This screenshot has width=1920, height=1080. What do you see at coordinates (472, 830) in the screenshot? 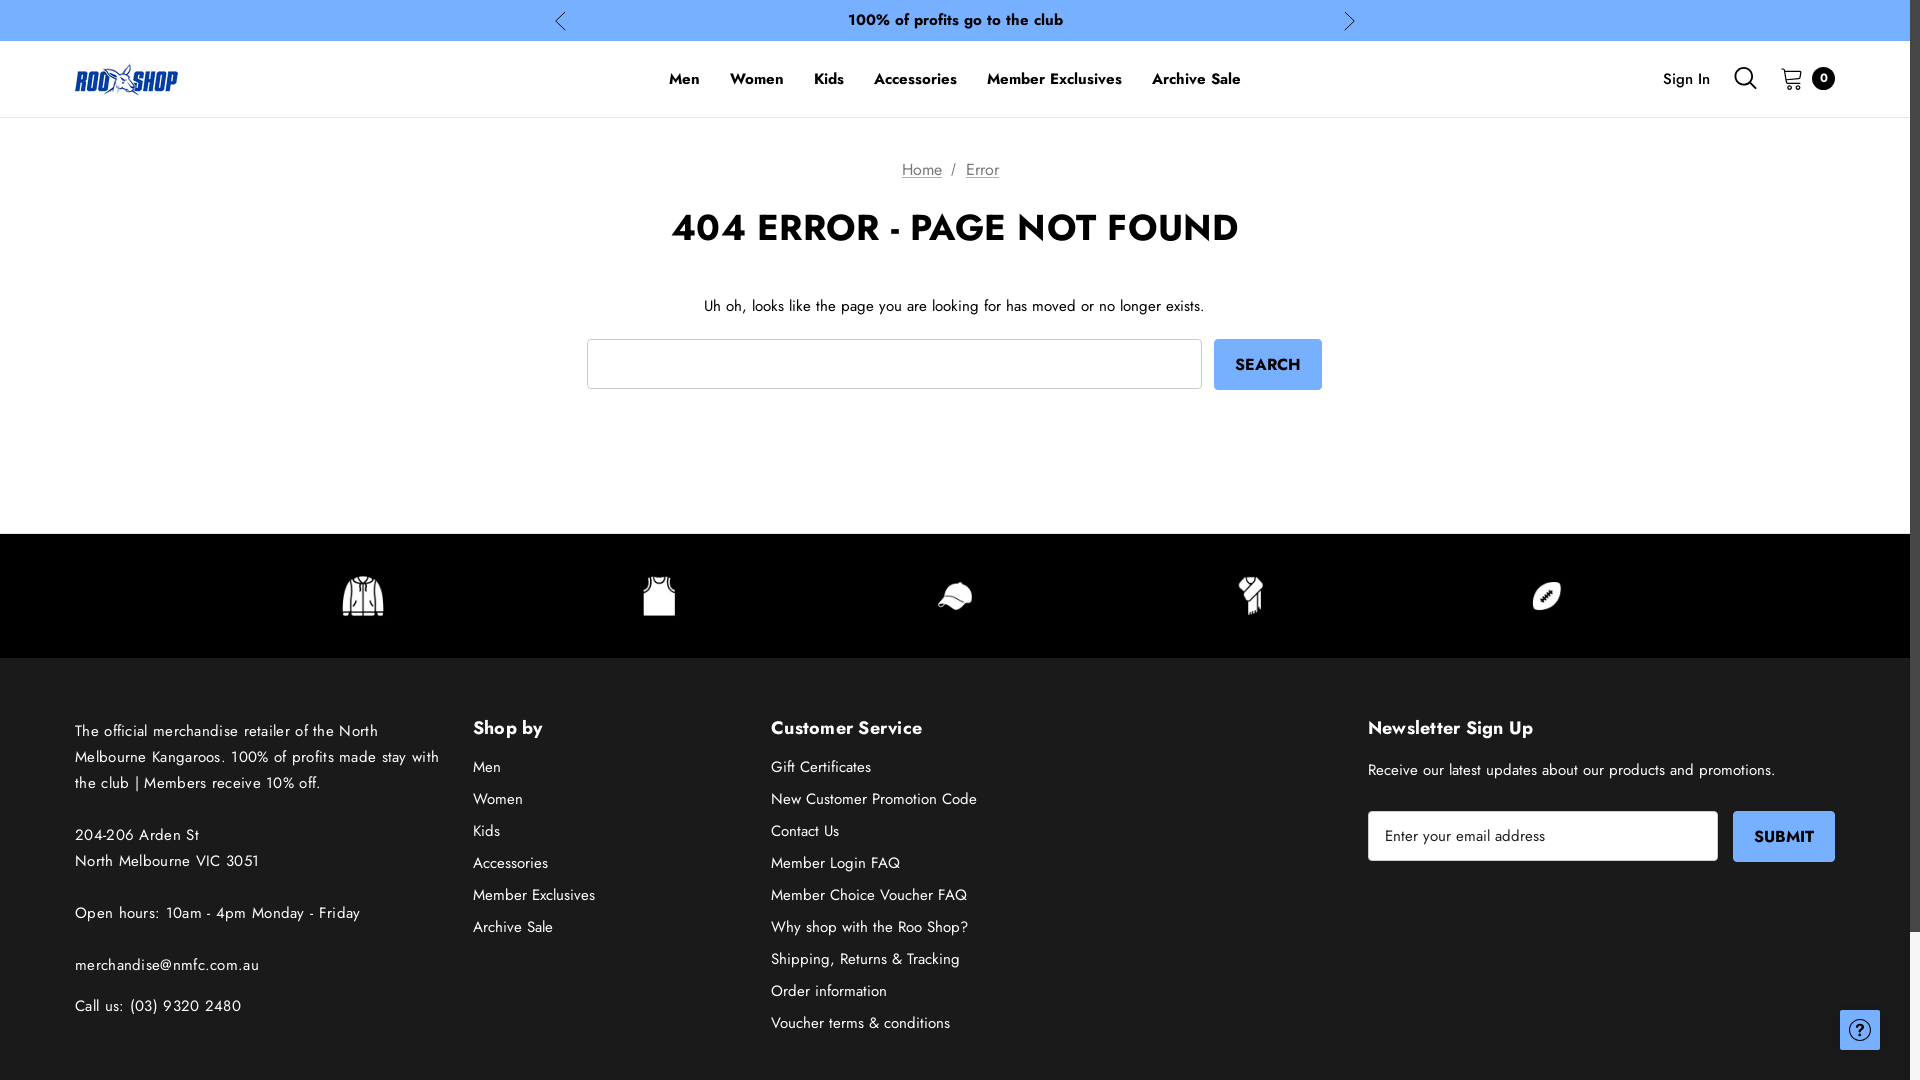
I see `'Kids'` at bounding box center [472, 830].